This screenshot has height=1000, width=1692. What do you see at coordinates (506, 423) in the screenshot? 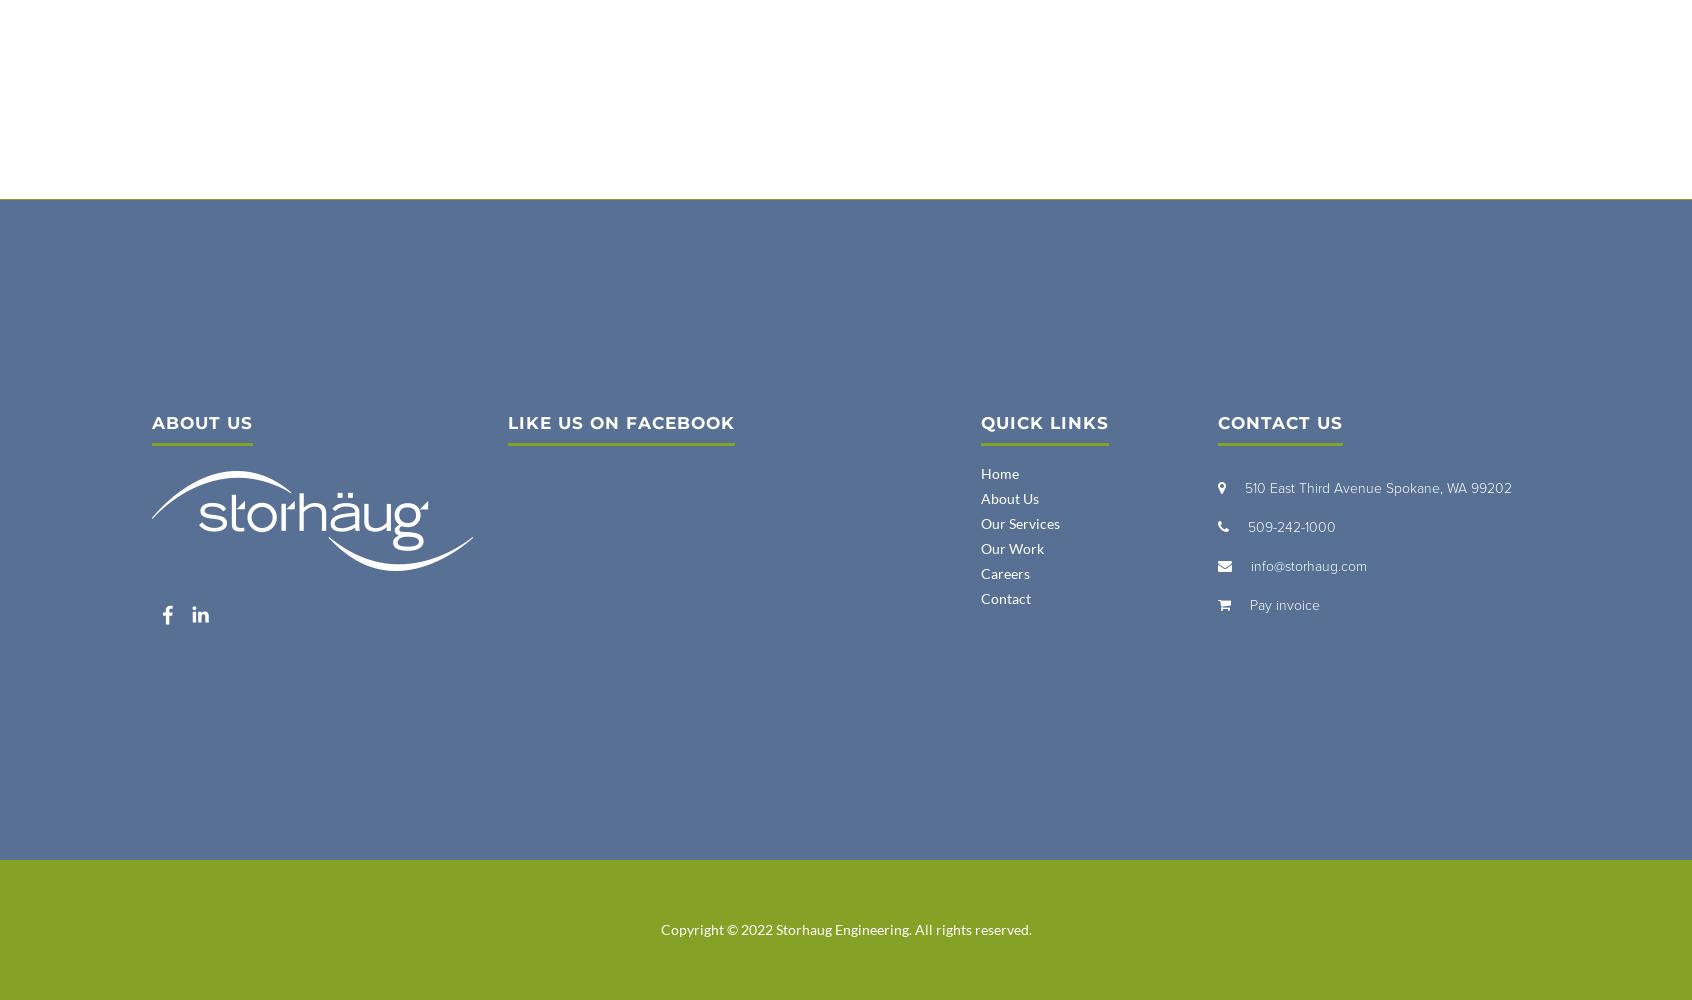
I see `'LIKE US ON FACEBOOK'` at bounding box center [506, 423].